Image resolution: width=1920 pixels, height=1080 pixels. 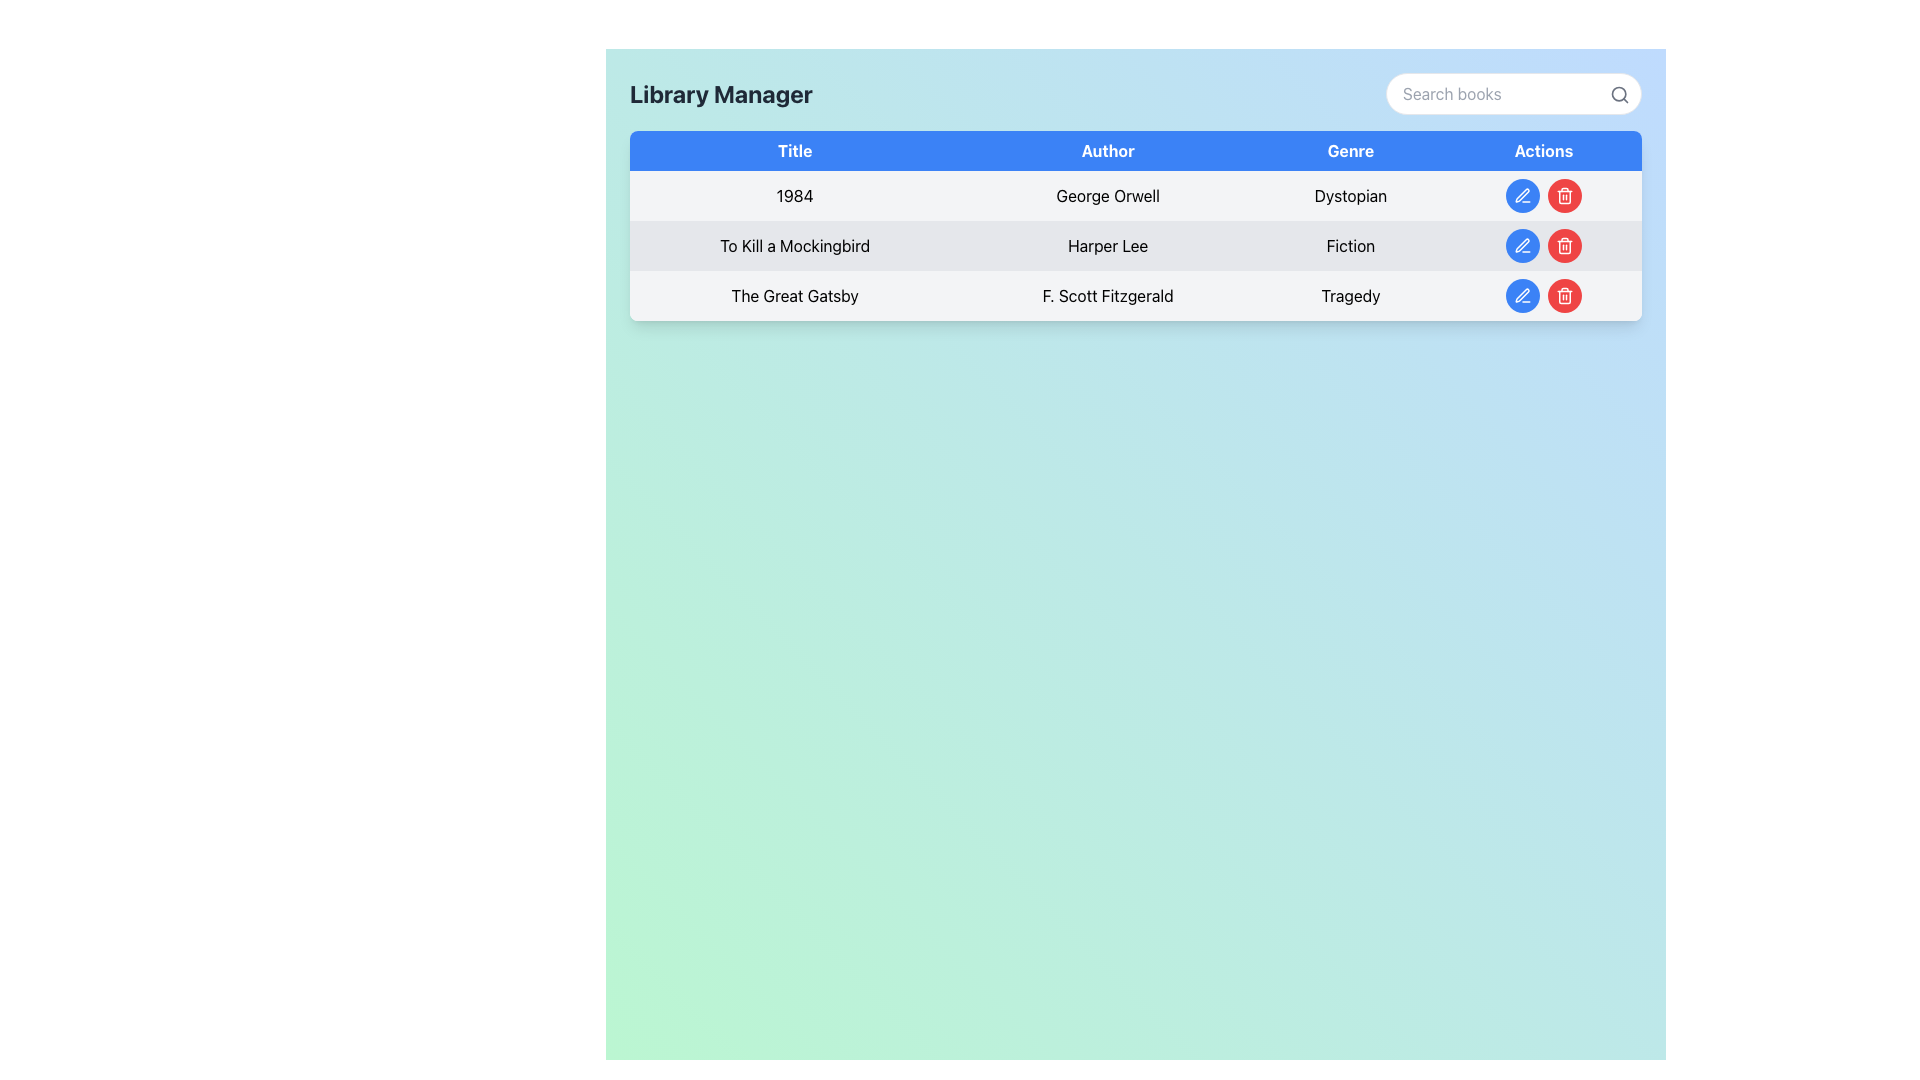 What do you see at coordinates (1521, 196) in the screenshot?
I see `the small pen icon with a blue circular background located in the 'Actions' column for the book '1984' in the table interface` at bounding box center [1521, 196].